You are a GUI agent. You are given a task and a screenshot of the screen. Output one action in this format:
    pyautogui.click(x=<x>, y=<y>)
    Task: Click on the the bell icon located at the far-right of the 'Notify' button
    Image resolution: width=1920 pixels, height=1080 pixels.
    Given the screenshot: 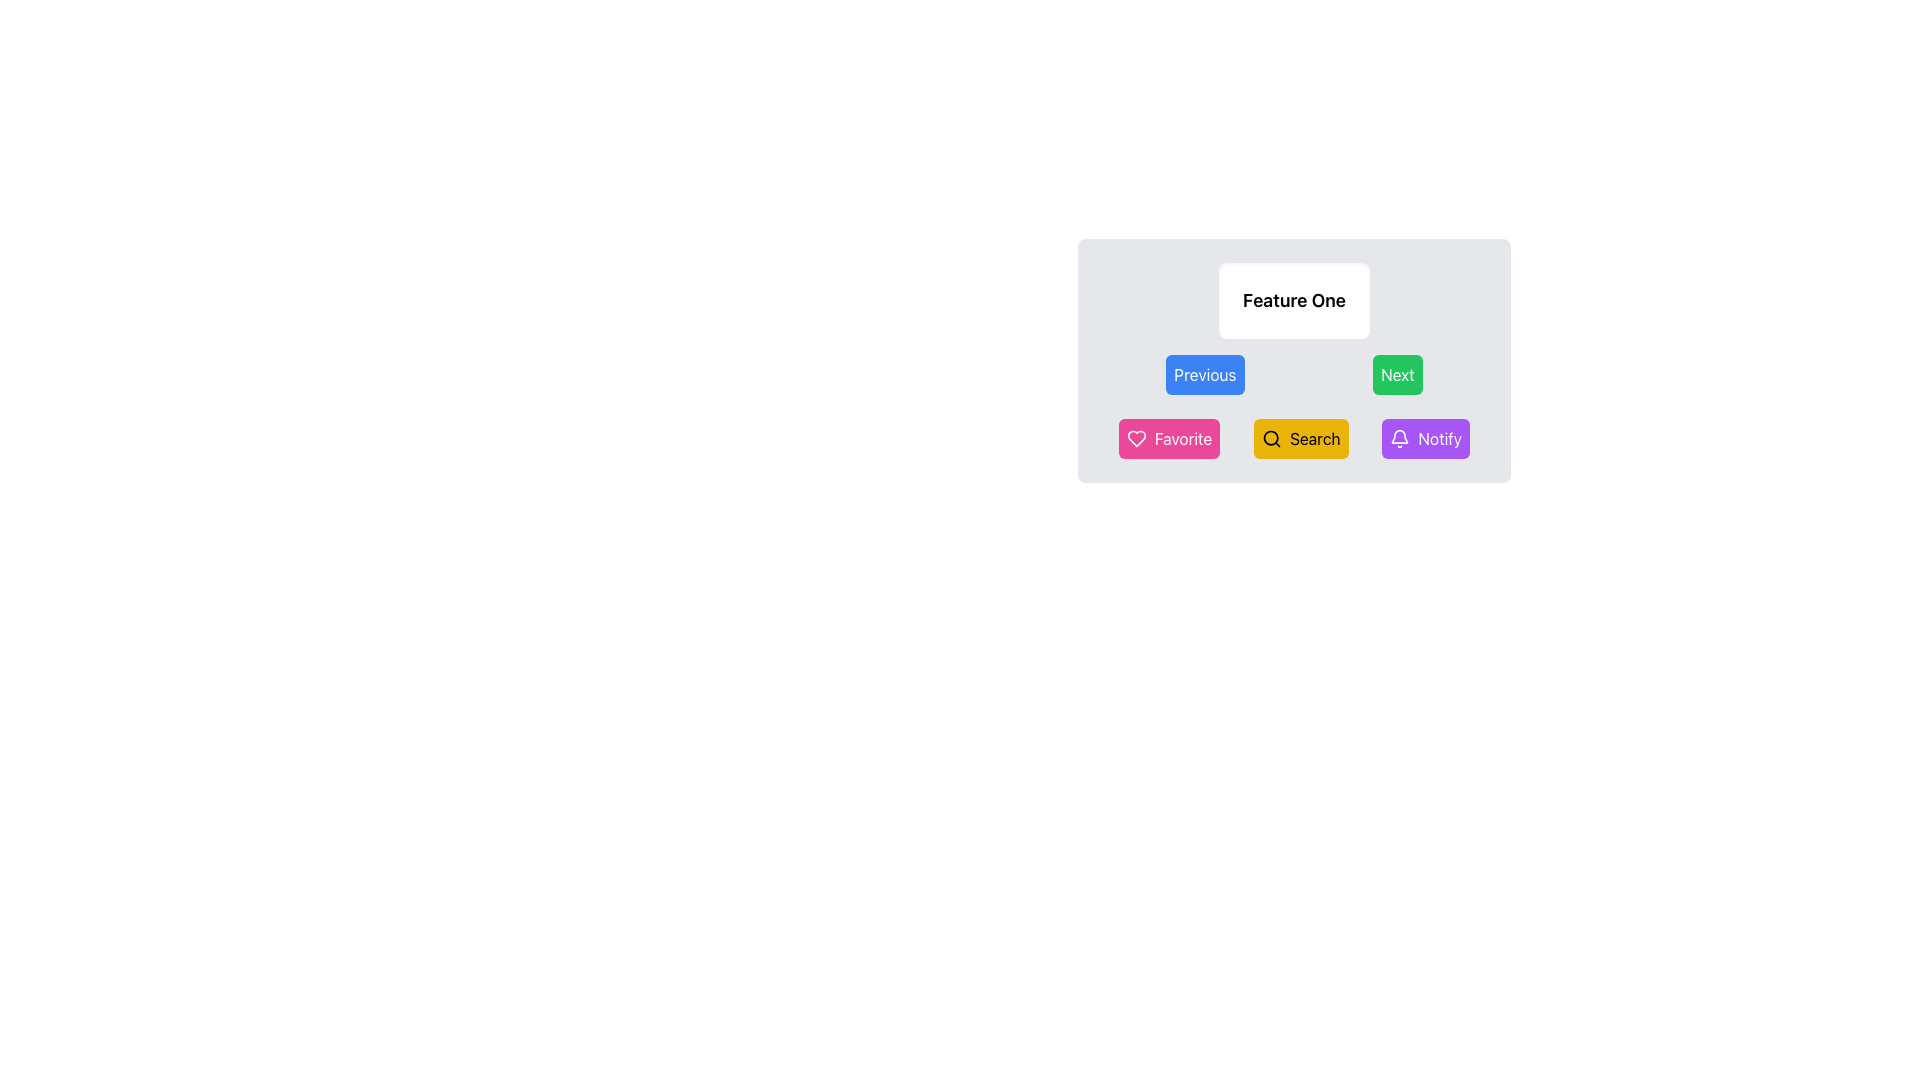 What is the action you would take?
    pyautogui.click(x=1399, y=438)
    